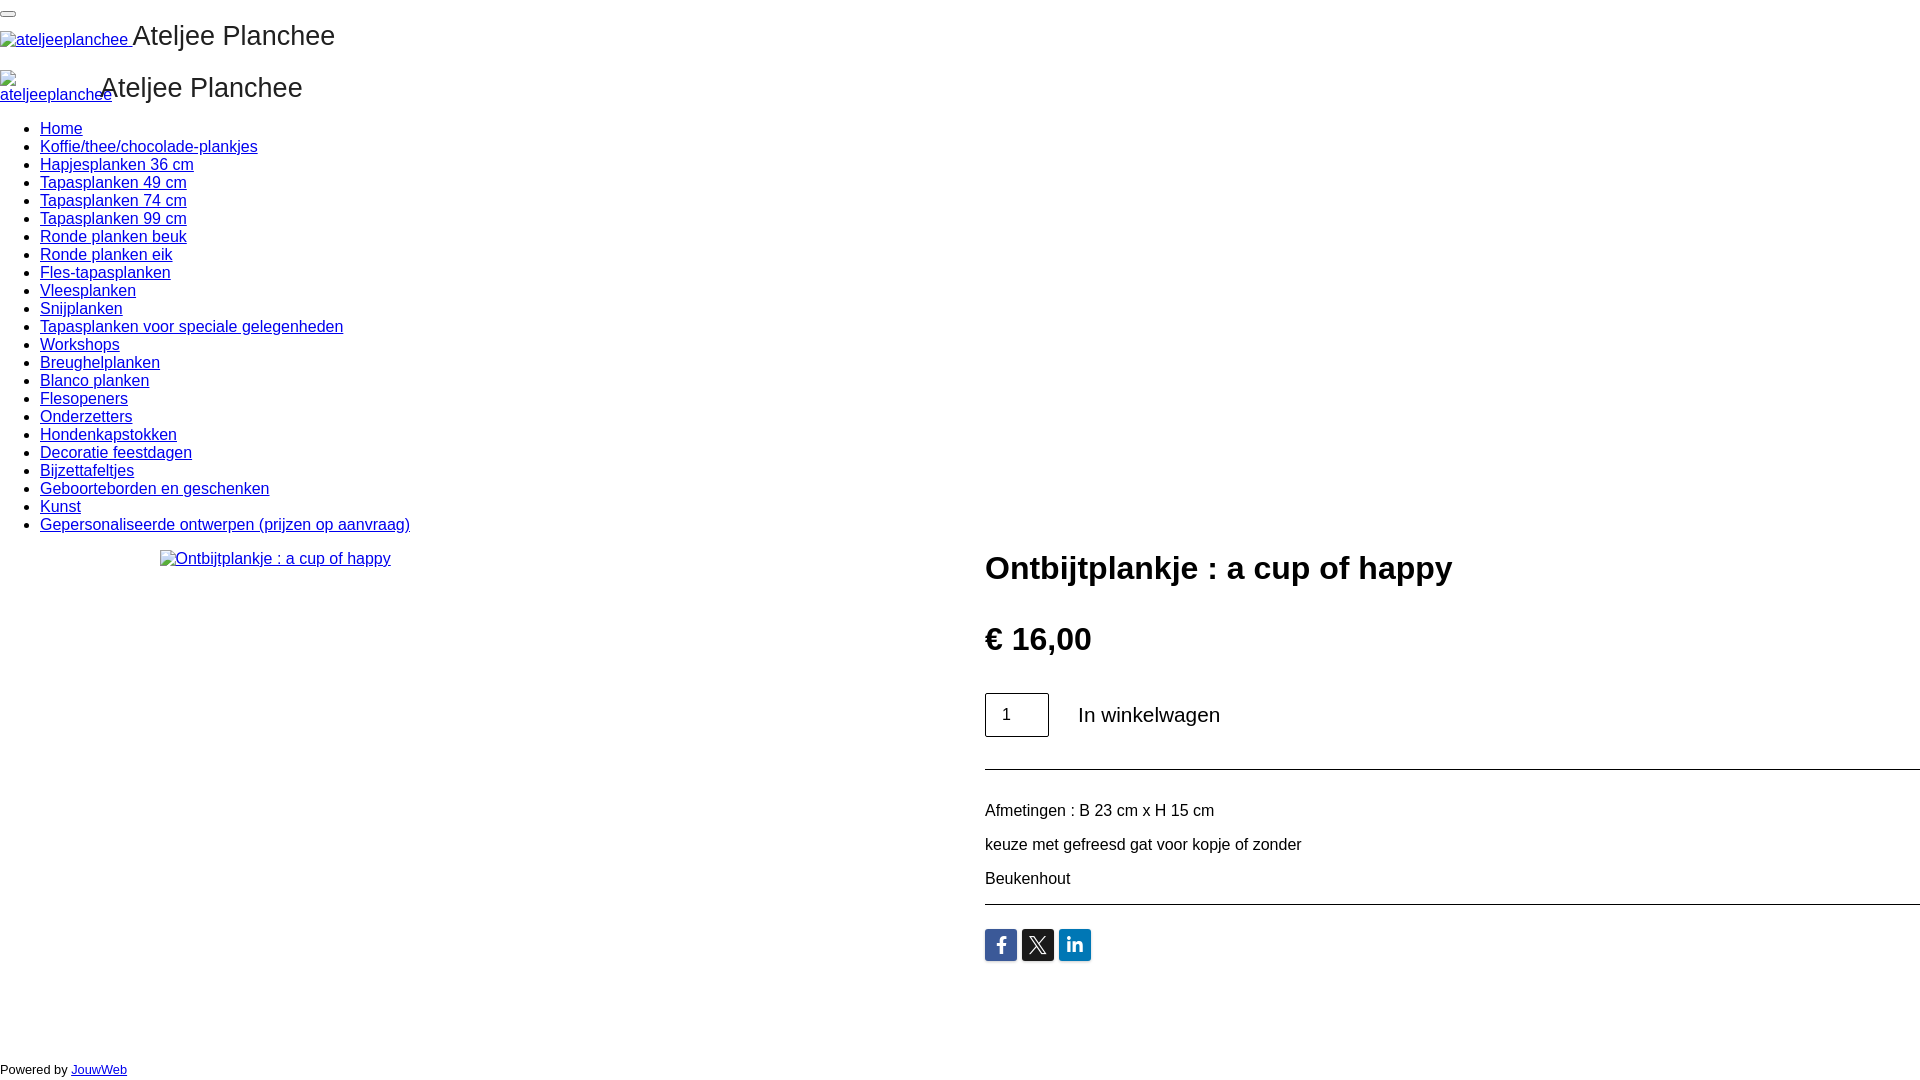  I want to click on 'Tapasplanken 74 cm', so click(39, 200).